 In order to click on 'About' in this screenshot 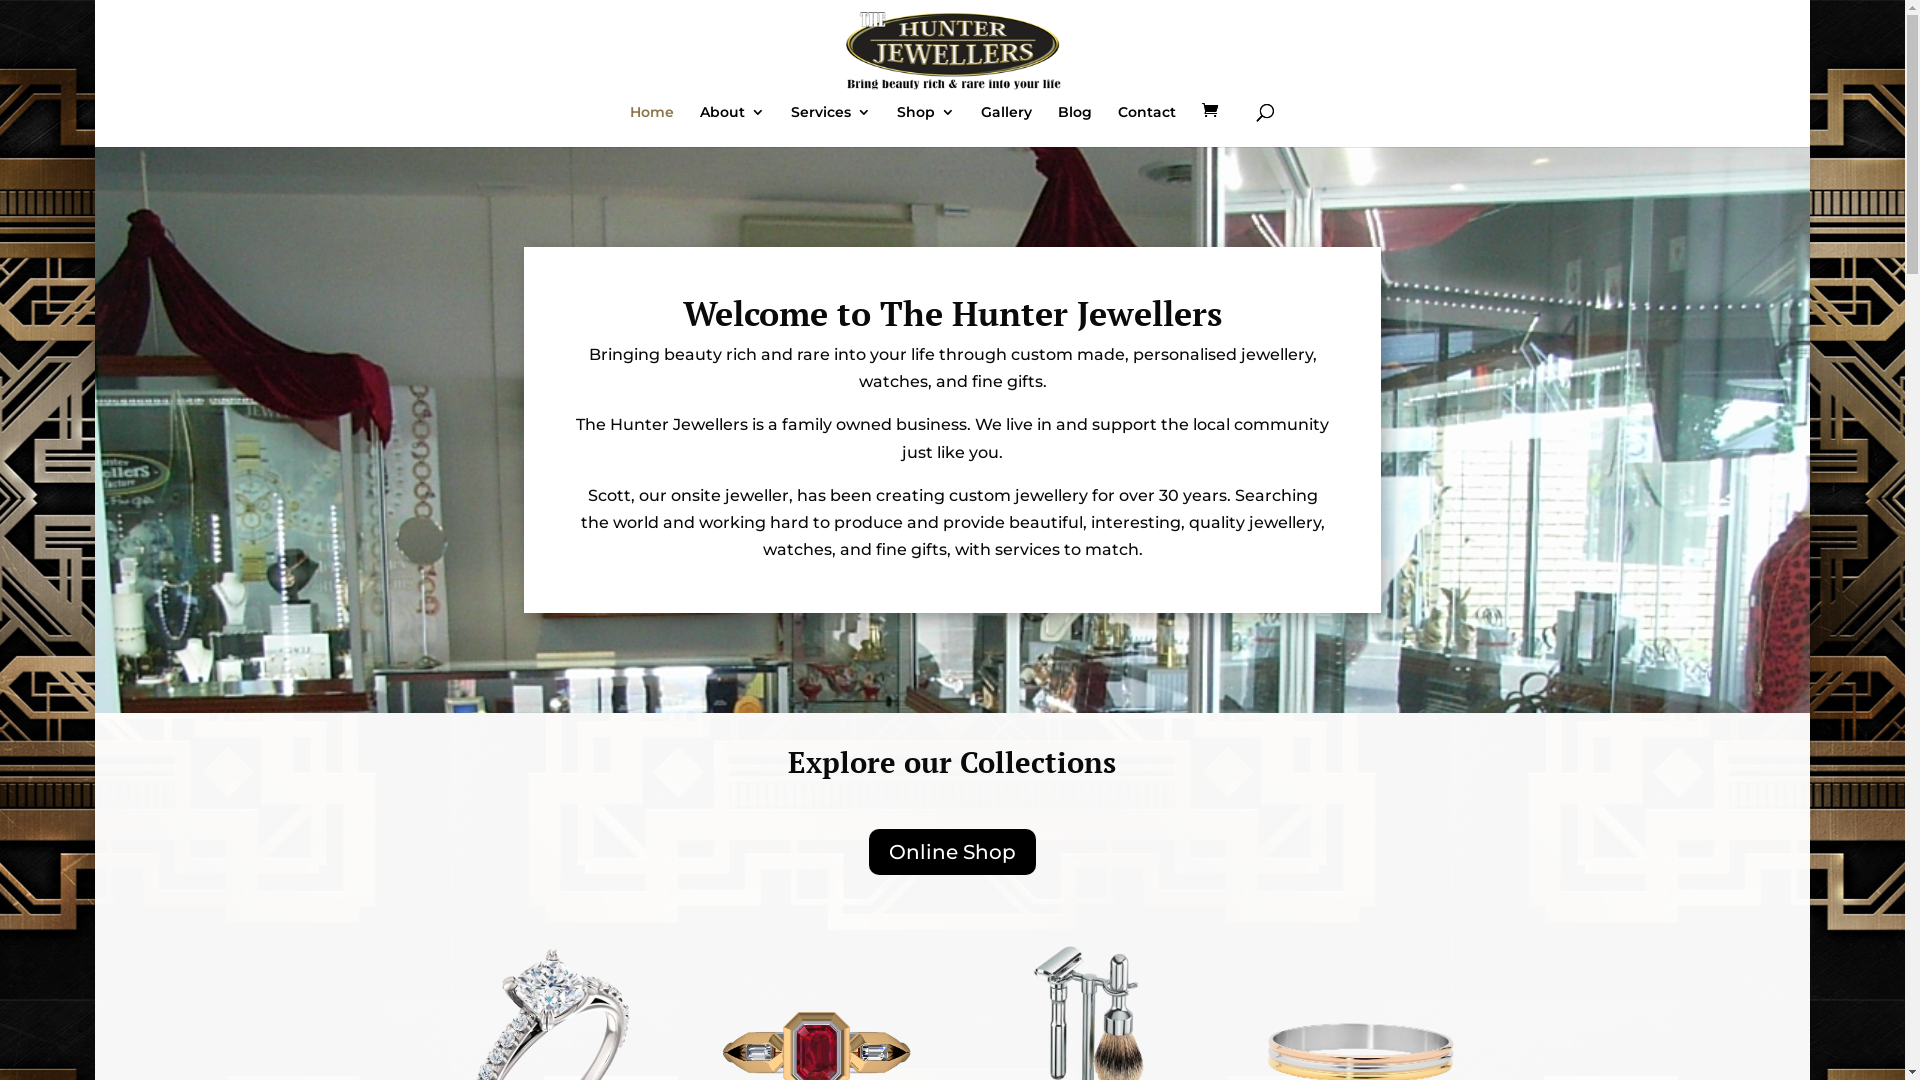, I will do `click(700, 126)`.